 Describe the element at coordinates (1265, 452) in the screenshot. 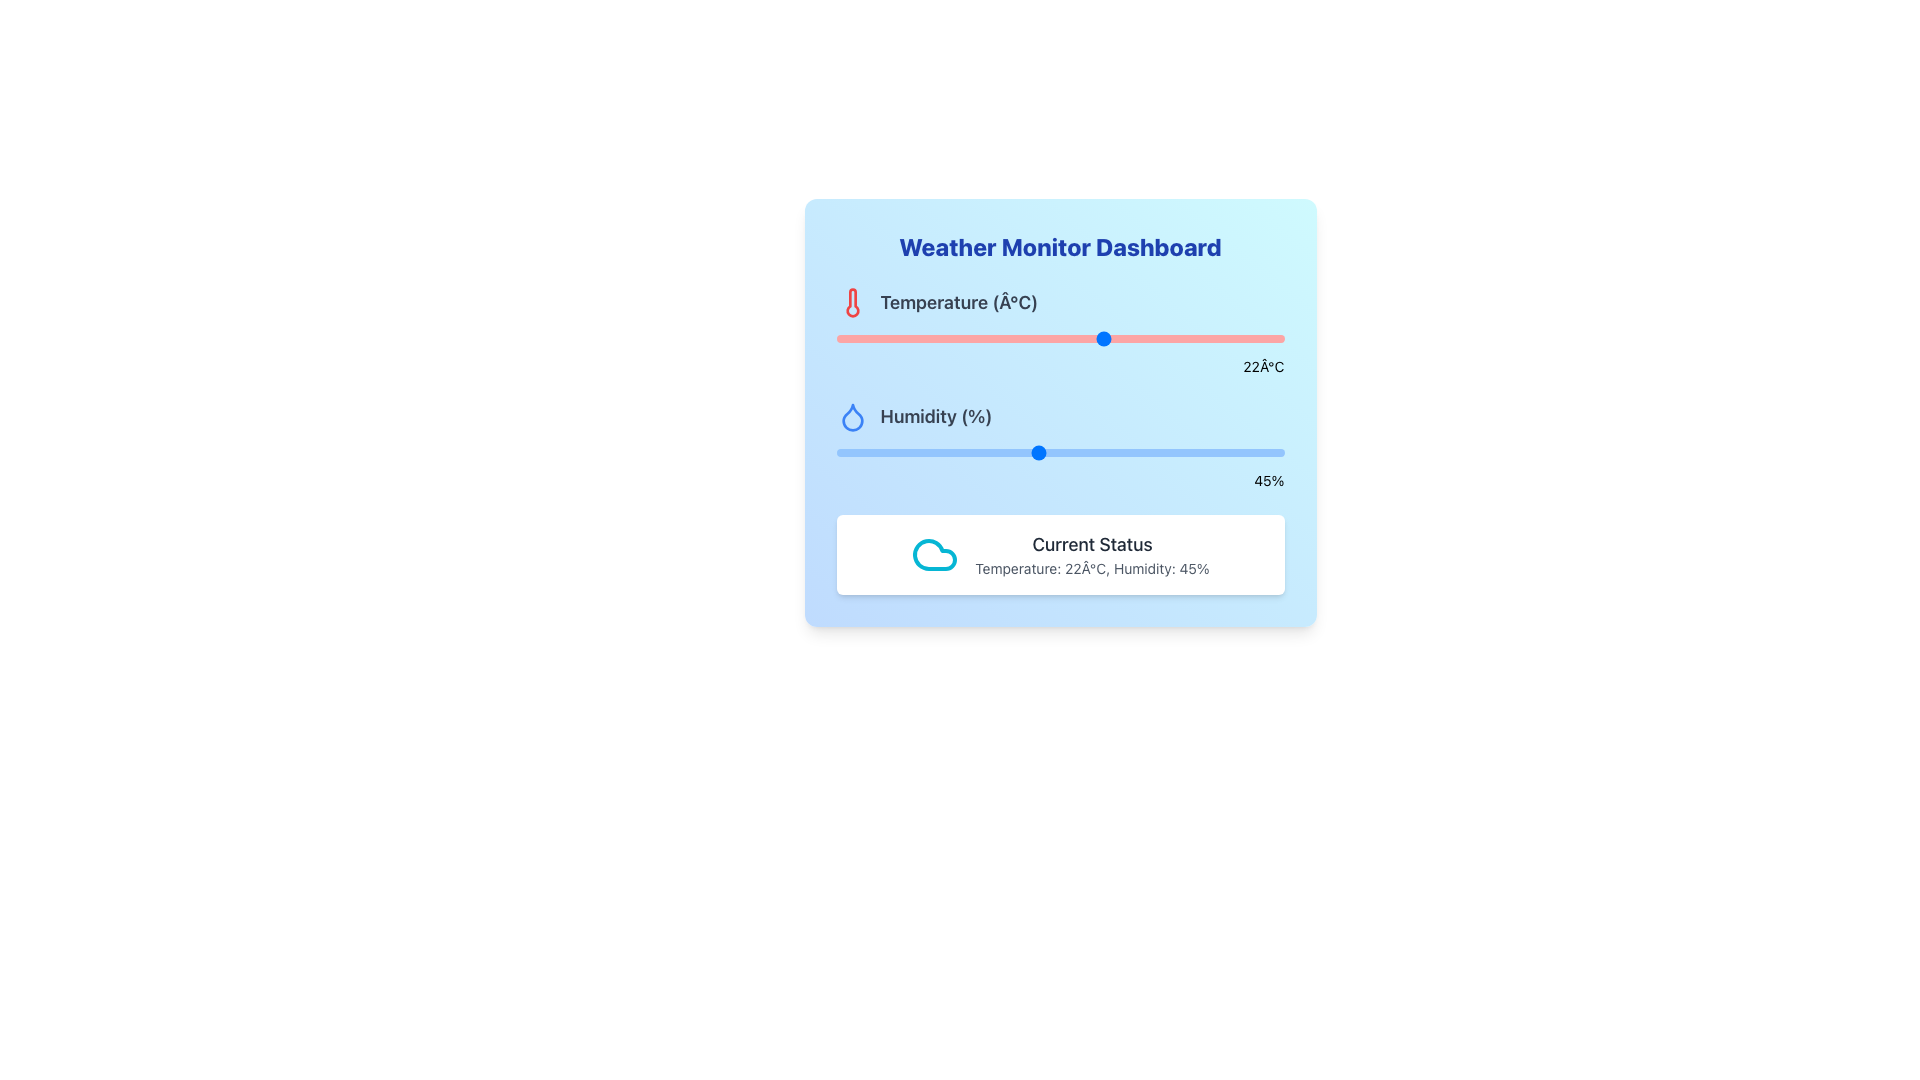

I see `the humidity level` at that location.